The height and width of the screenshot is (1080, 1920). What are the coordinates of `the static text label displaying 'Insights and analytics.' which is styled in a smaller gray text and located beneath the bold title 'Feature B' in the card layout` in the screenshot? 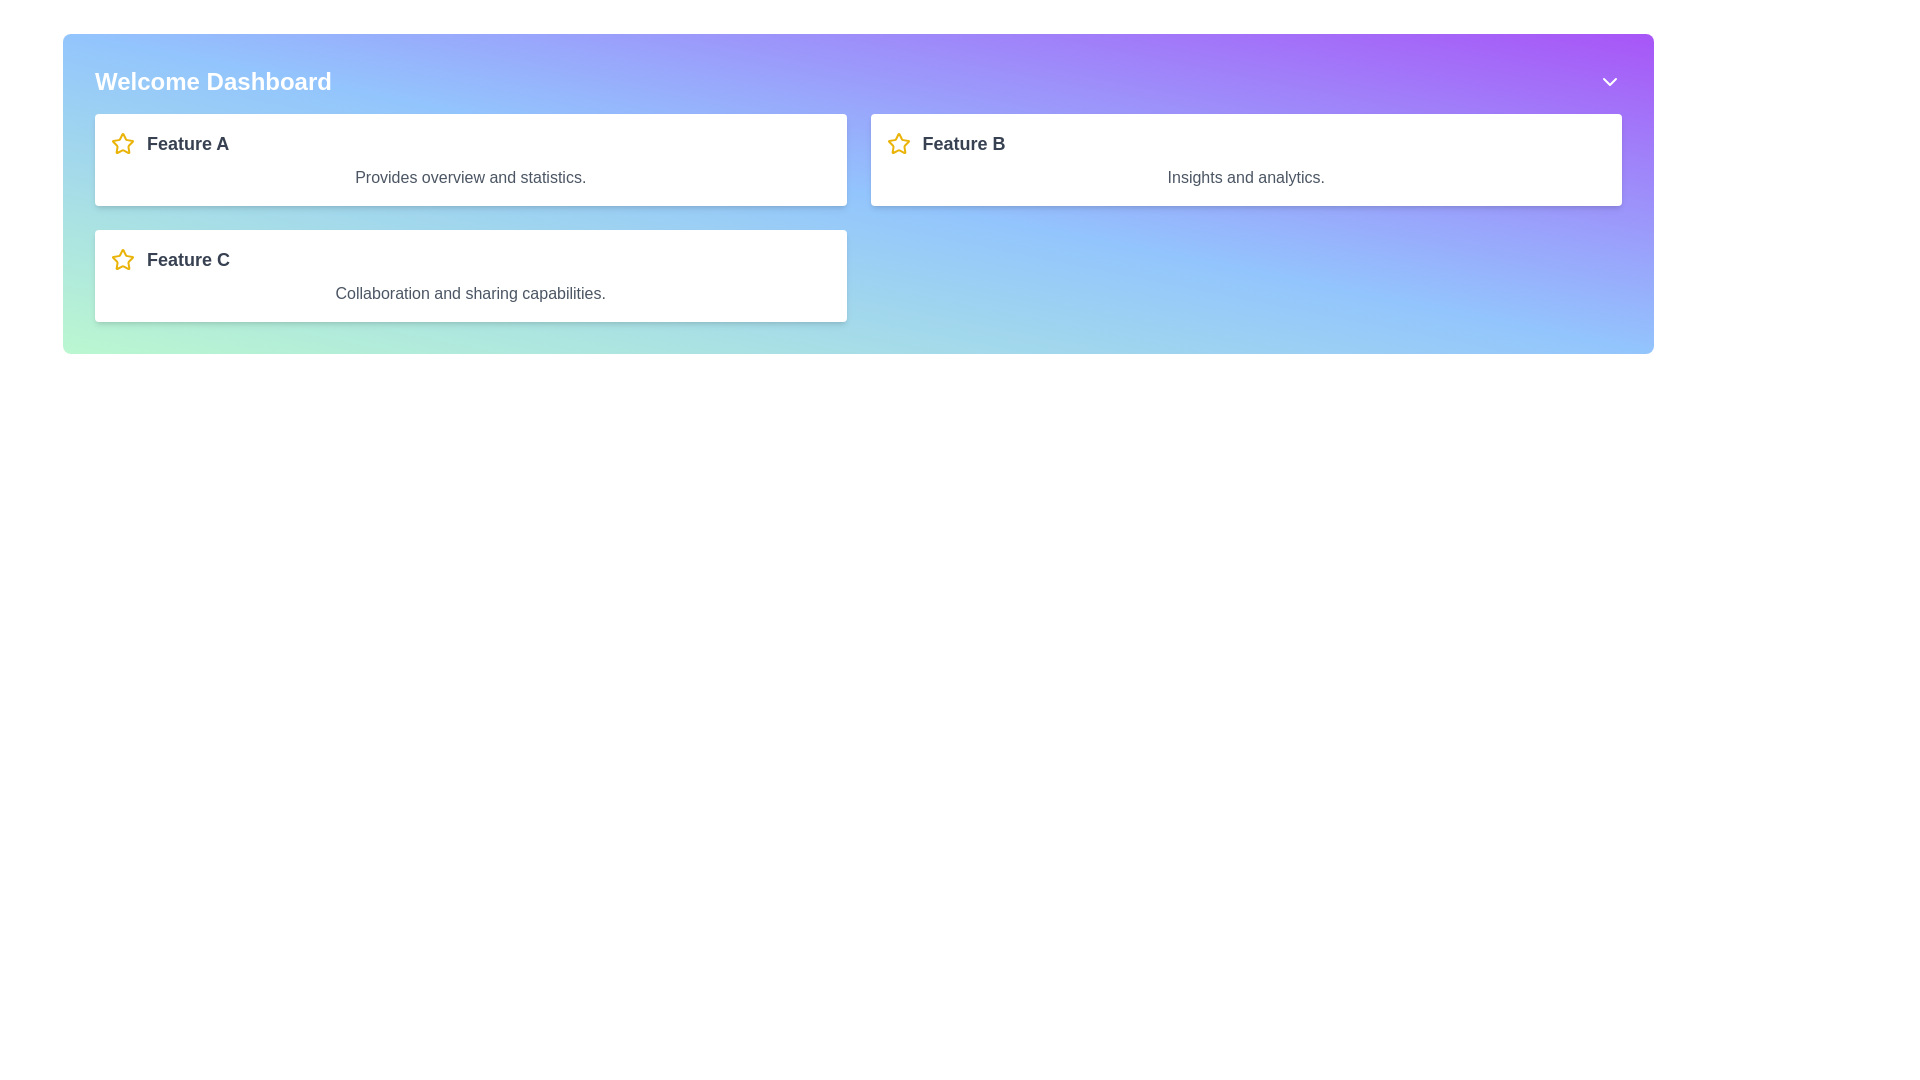 It's located at (1245, 176).